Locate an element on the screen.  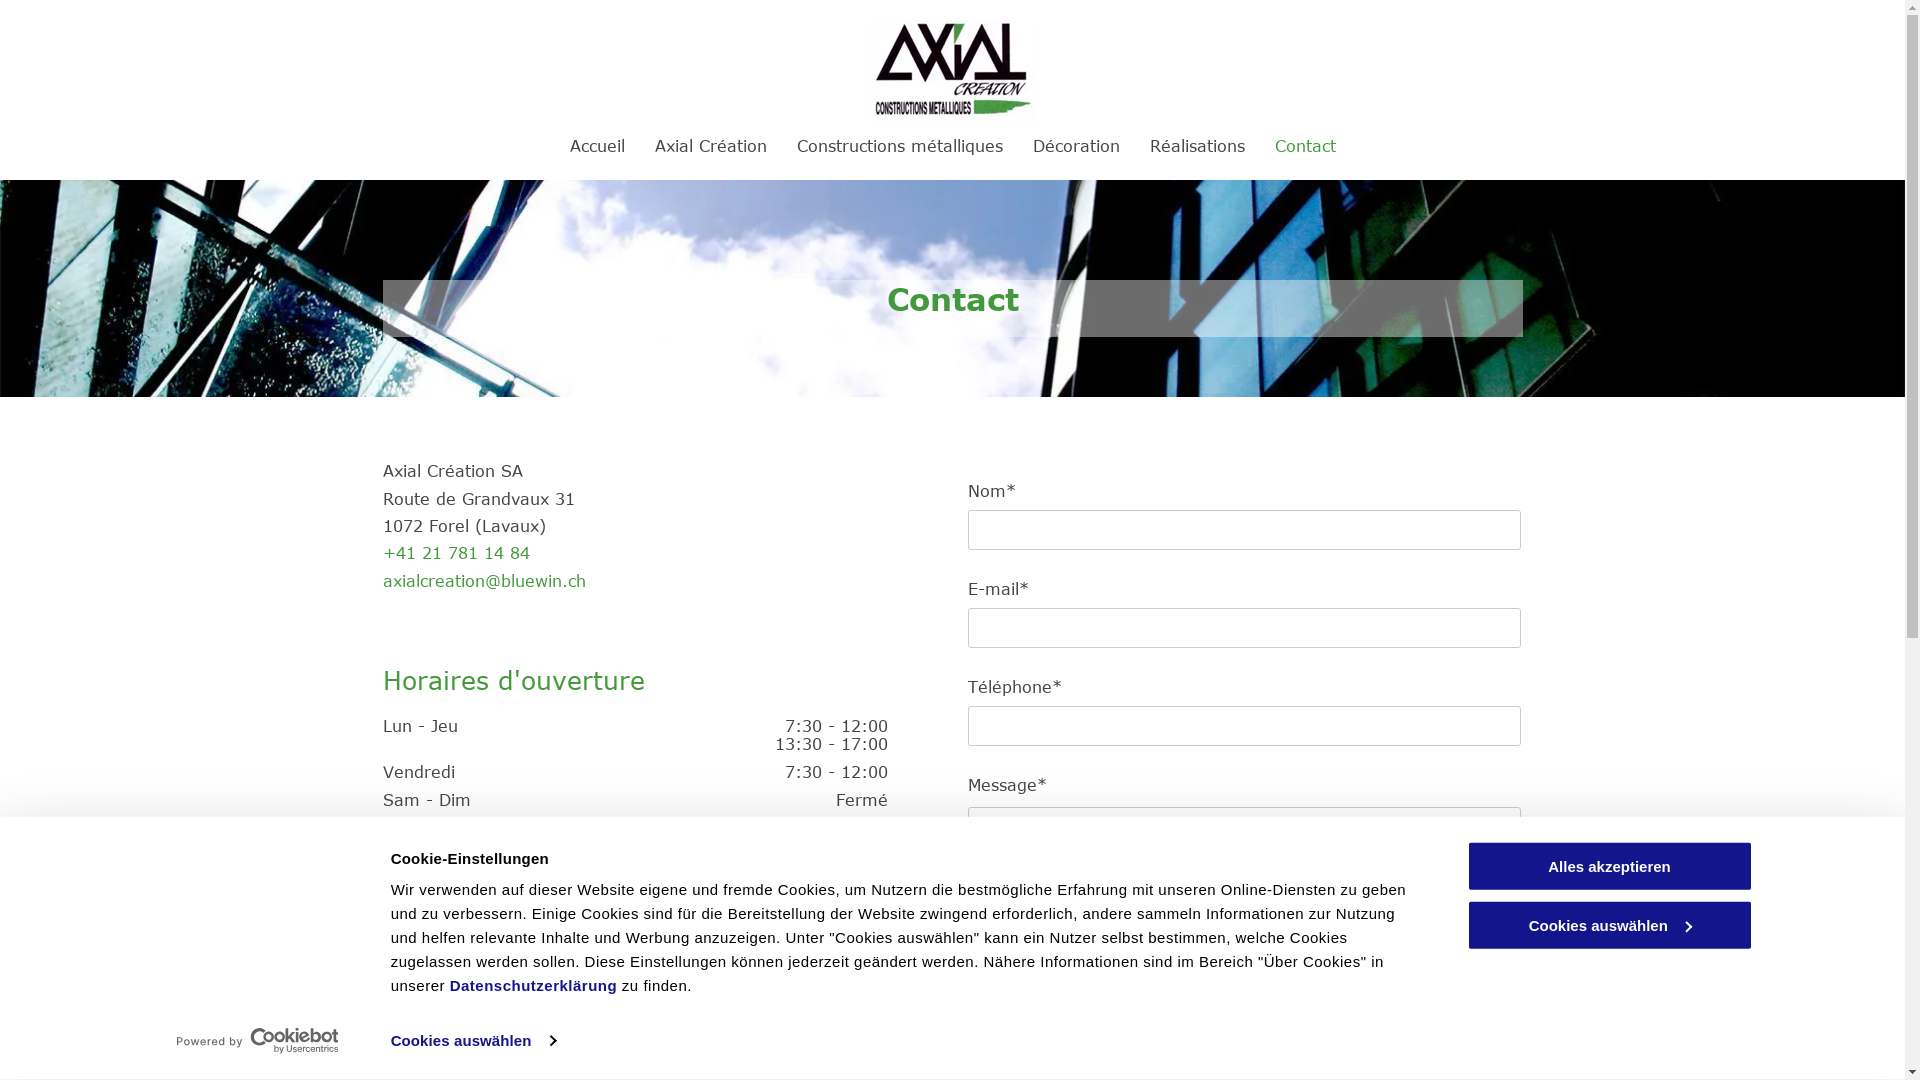
'+41 21 781 14 84' is located at coordinates (454, 552).